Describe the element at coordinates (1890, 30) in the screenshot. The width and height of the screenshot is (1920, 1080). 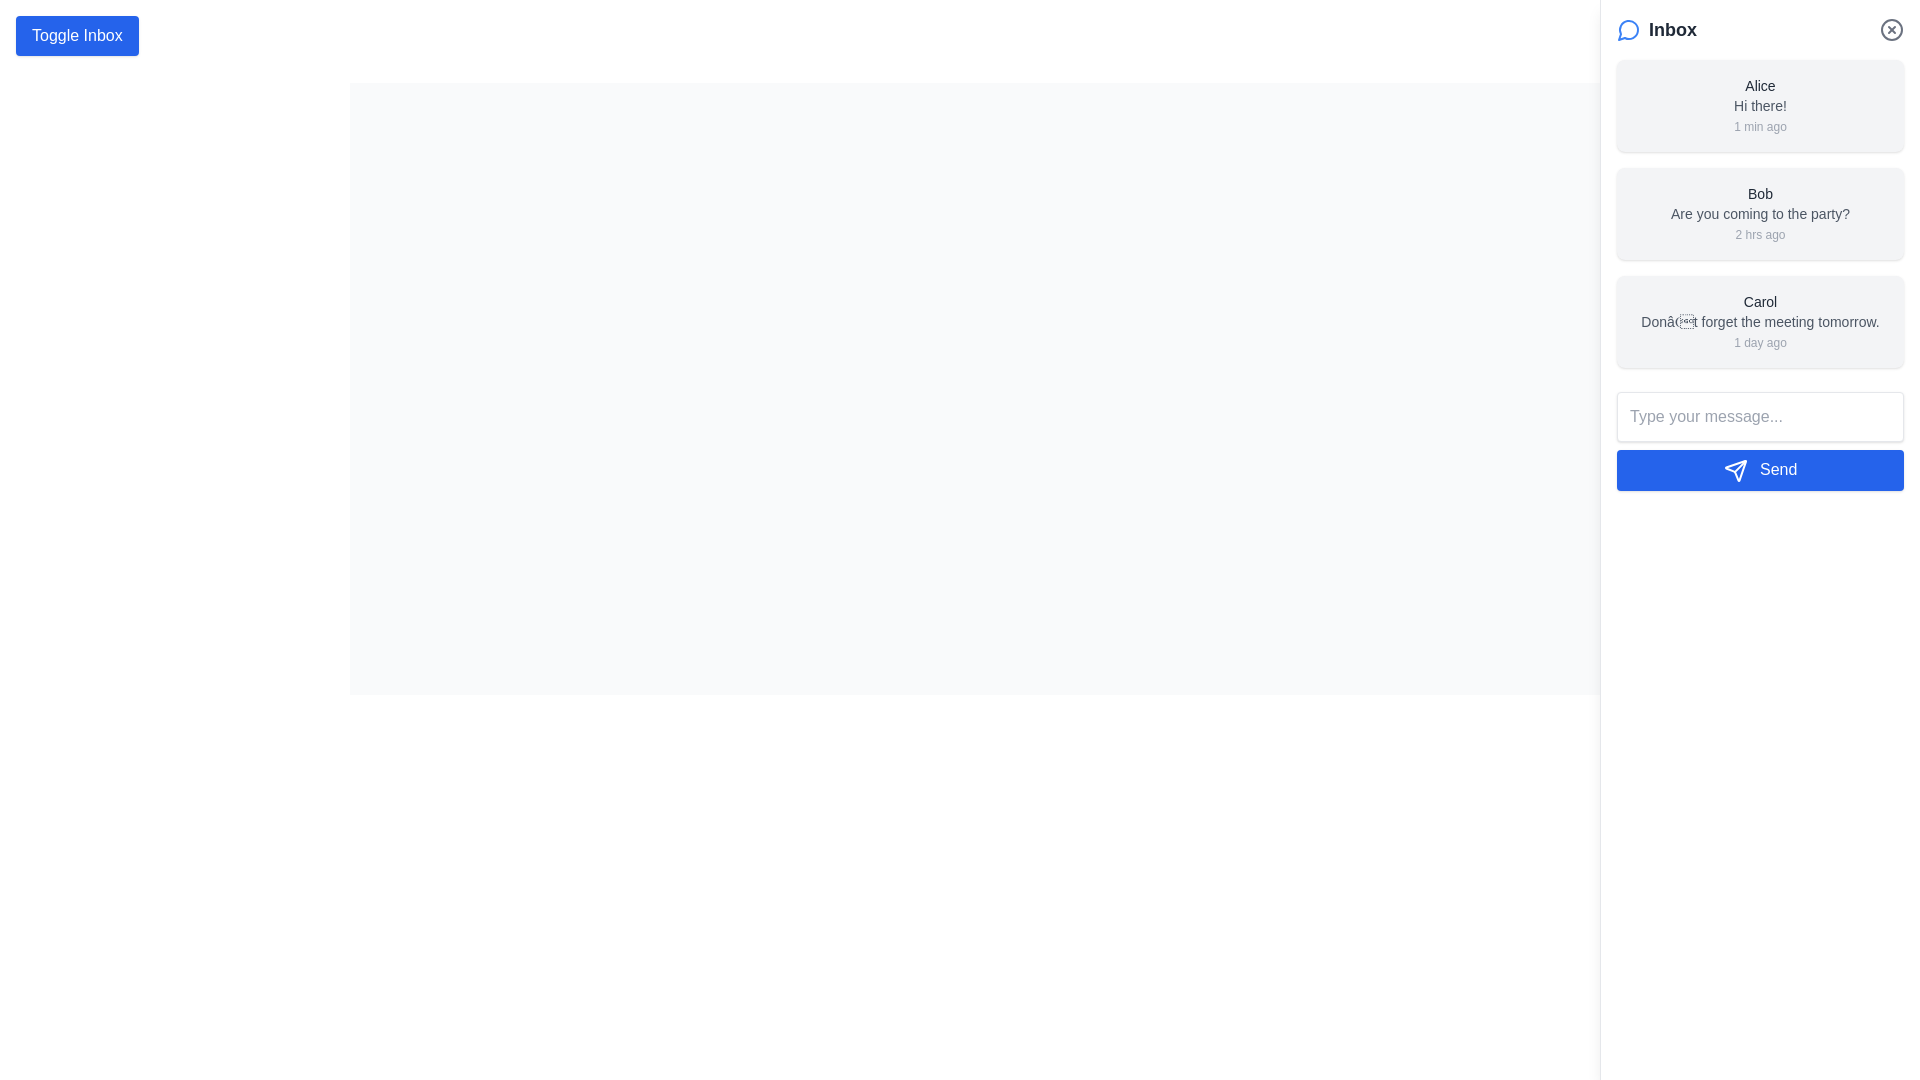
I see `the close button located at the top-right corner of the 'Inbox' panel to trigger a darker shade effect` at that location.